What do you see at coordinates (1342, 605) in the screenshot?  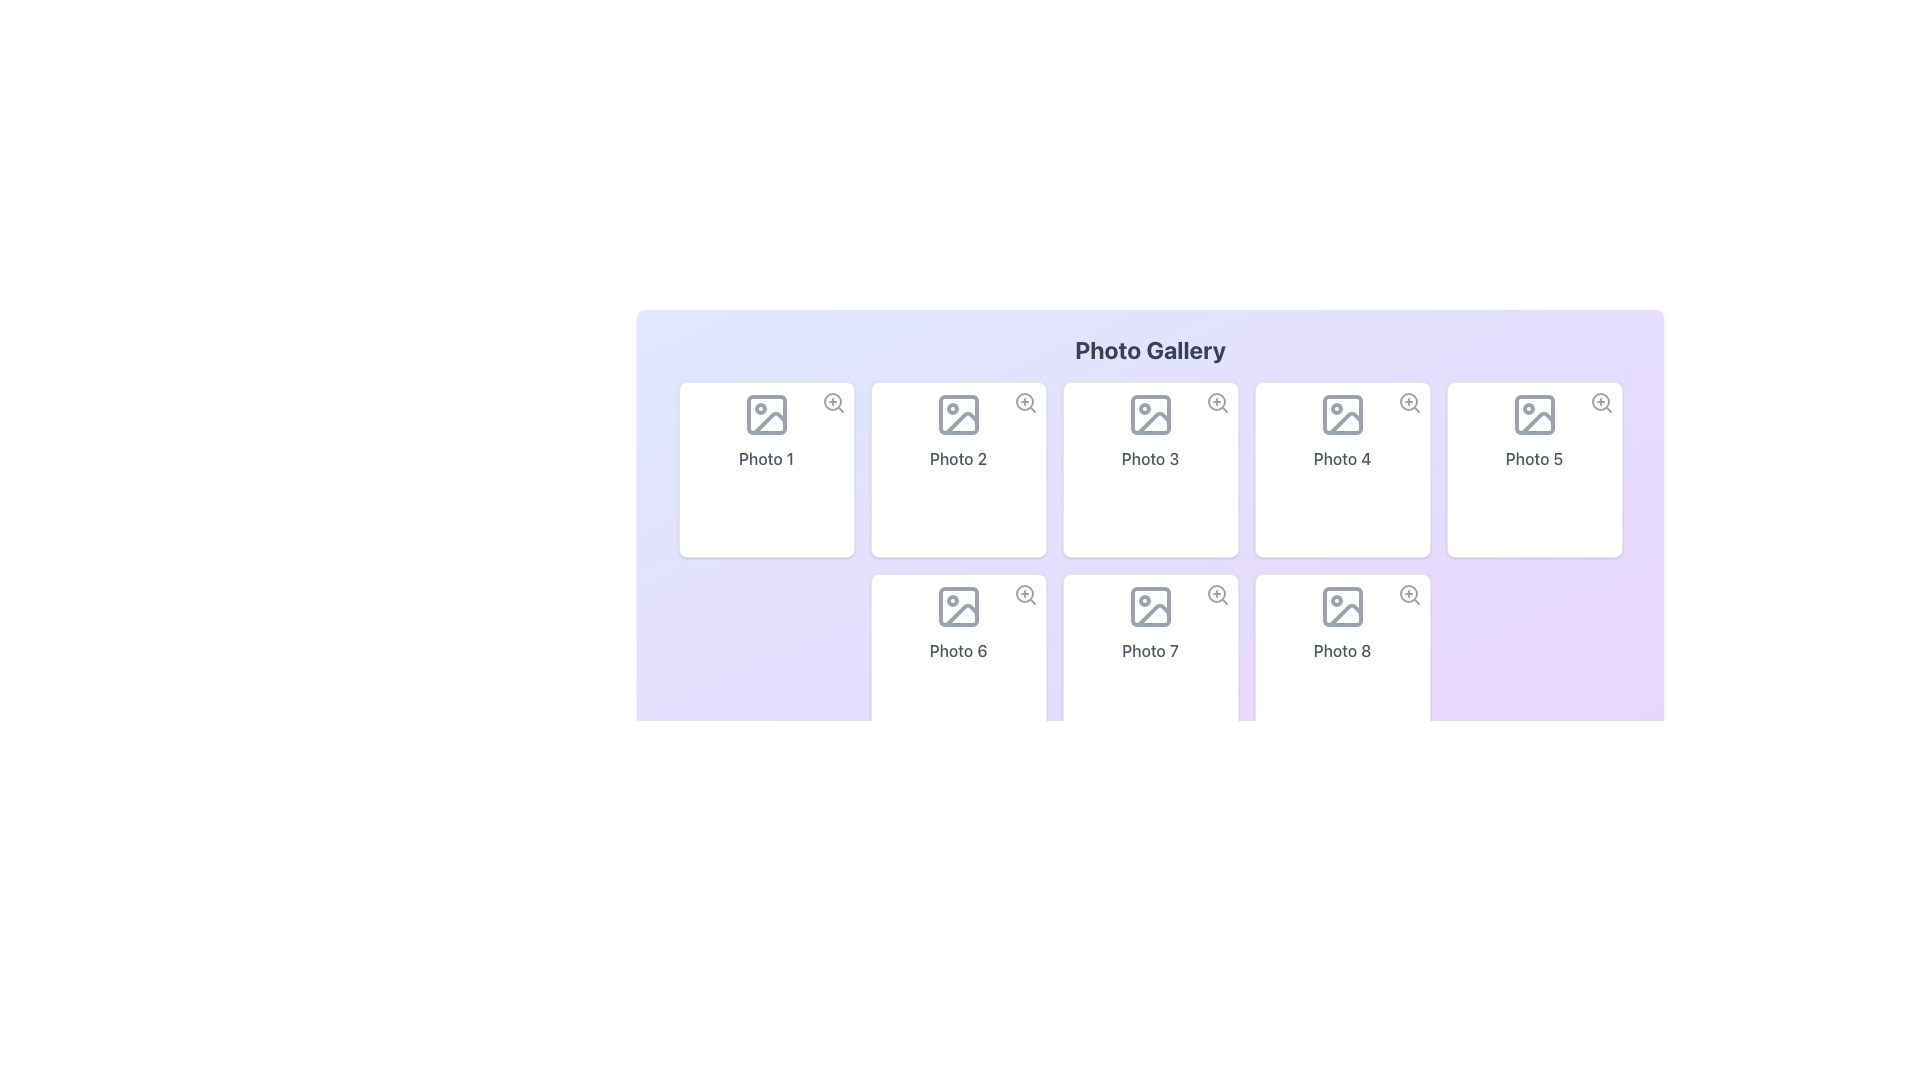 I see `the SVG icon representing an image located in the bottom-right card labeled 'Photo 8' in the photo gallery interface` at bounding box center [1342, 605].